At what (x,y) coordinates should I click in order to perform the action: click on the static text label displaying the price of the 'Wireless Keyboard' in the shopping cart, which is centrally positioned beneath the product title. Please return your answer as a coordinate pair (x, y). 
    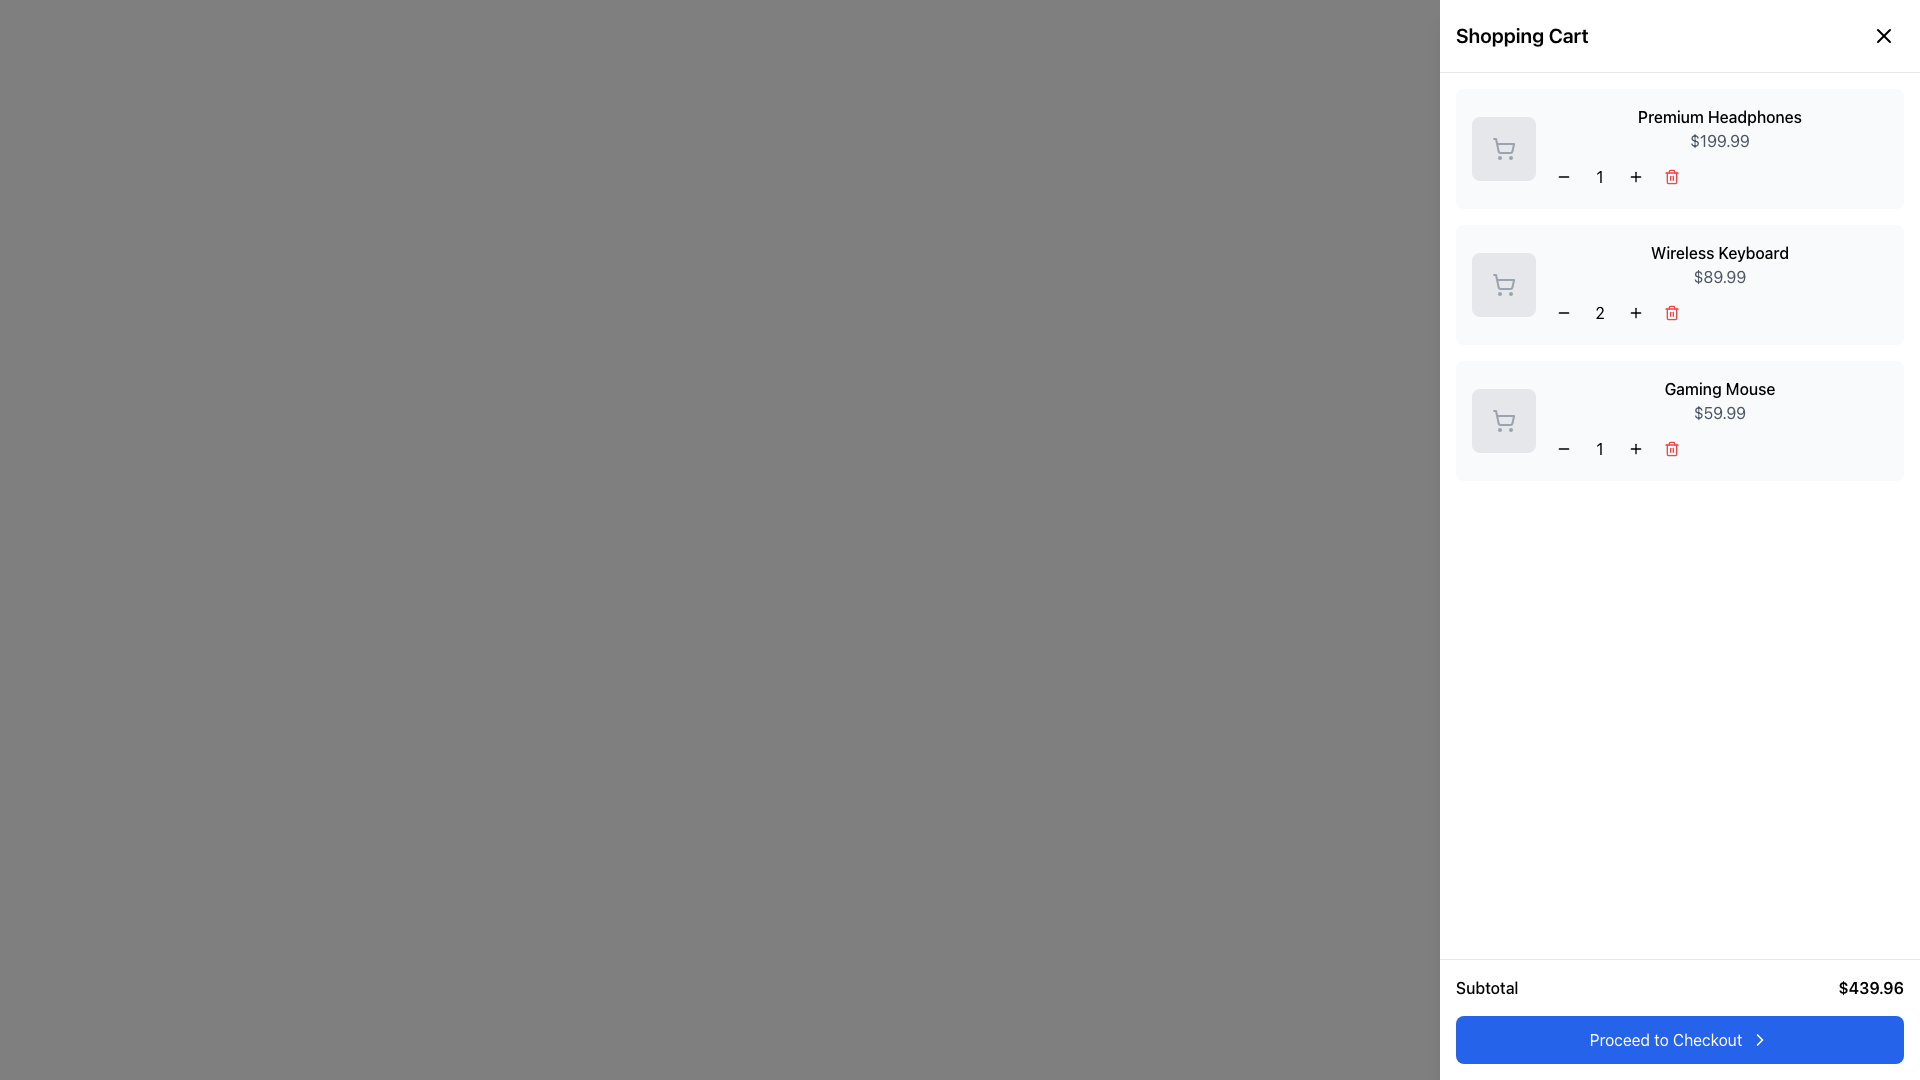
    Looking at the image, I should click on (1718, 277).